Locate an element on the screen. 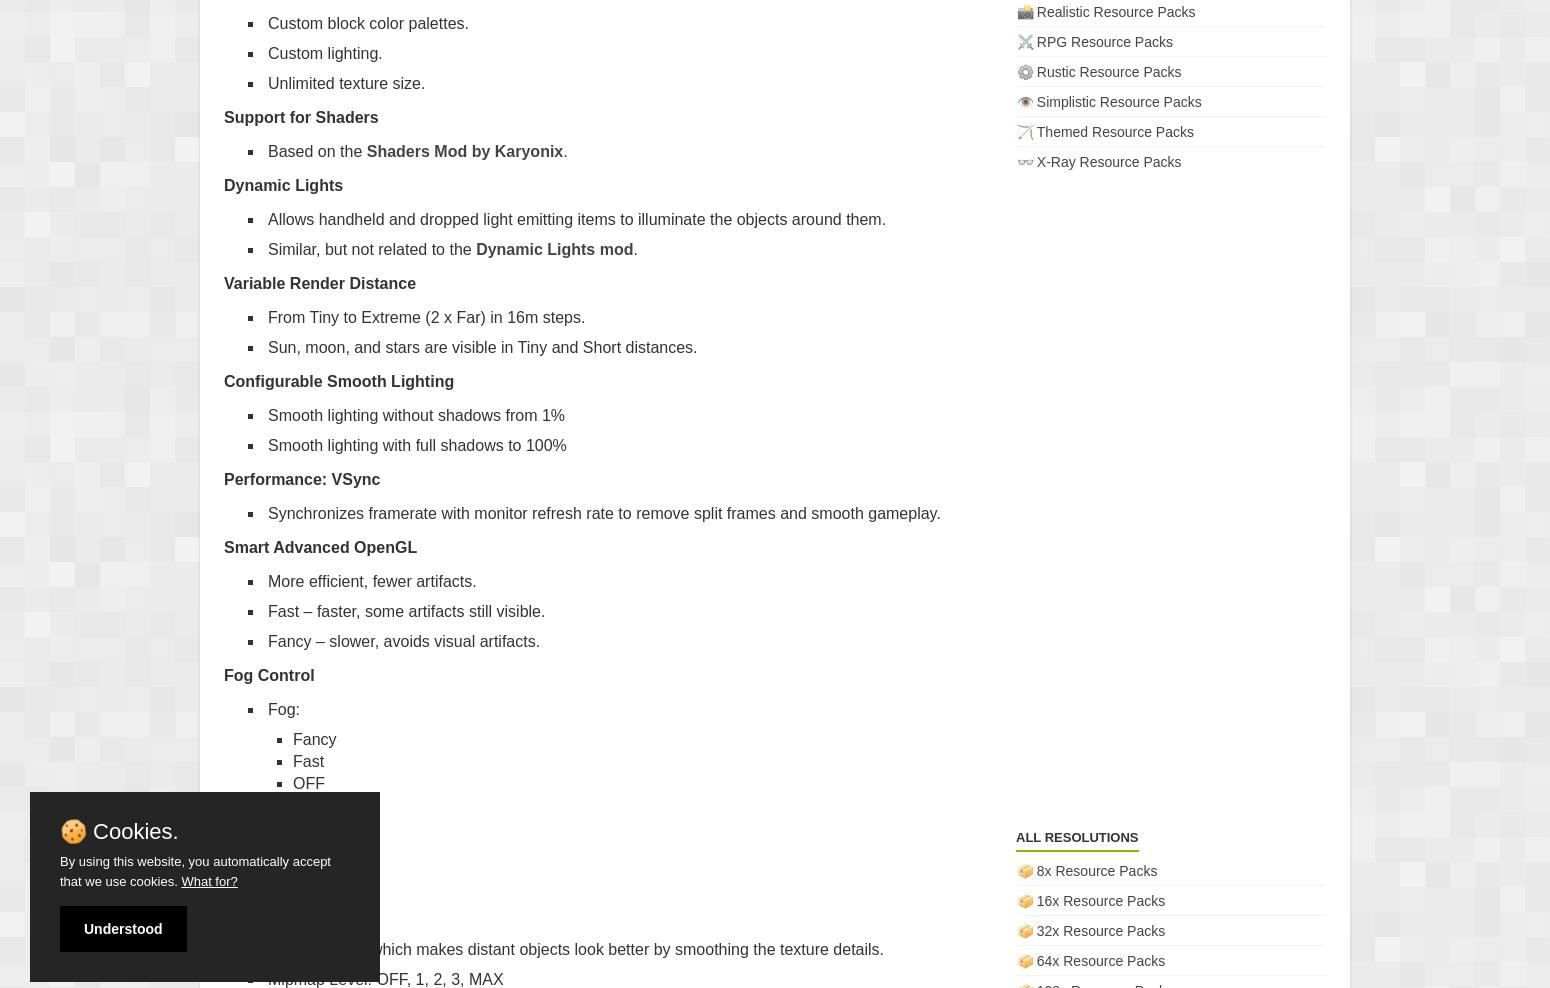 The image size is (1550, 988). '16x Resource Packs' is located at coordinates (1099, 899).